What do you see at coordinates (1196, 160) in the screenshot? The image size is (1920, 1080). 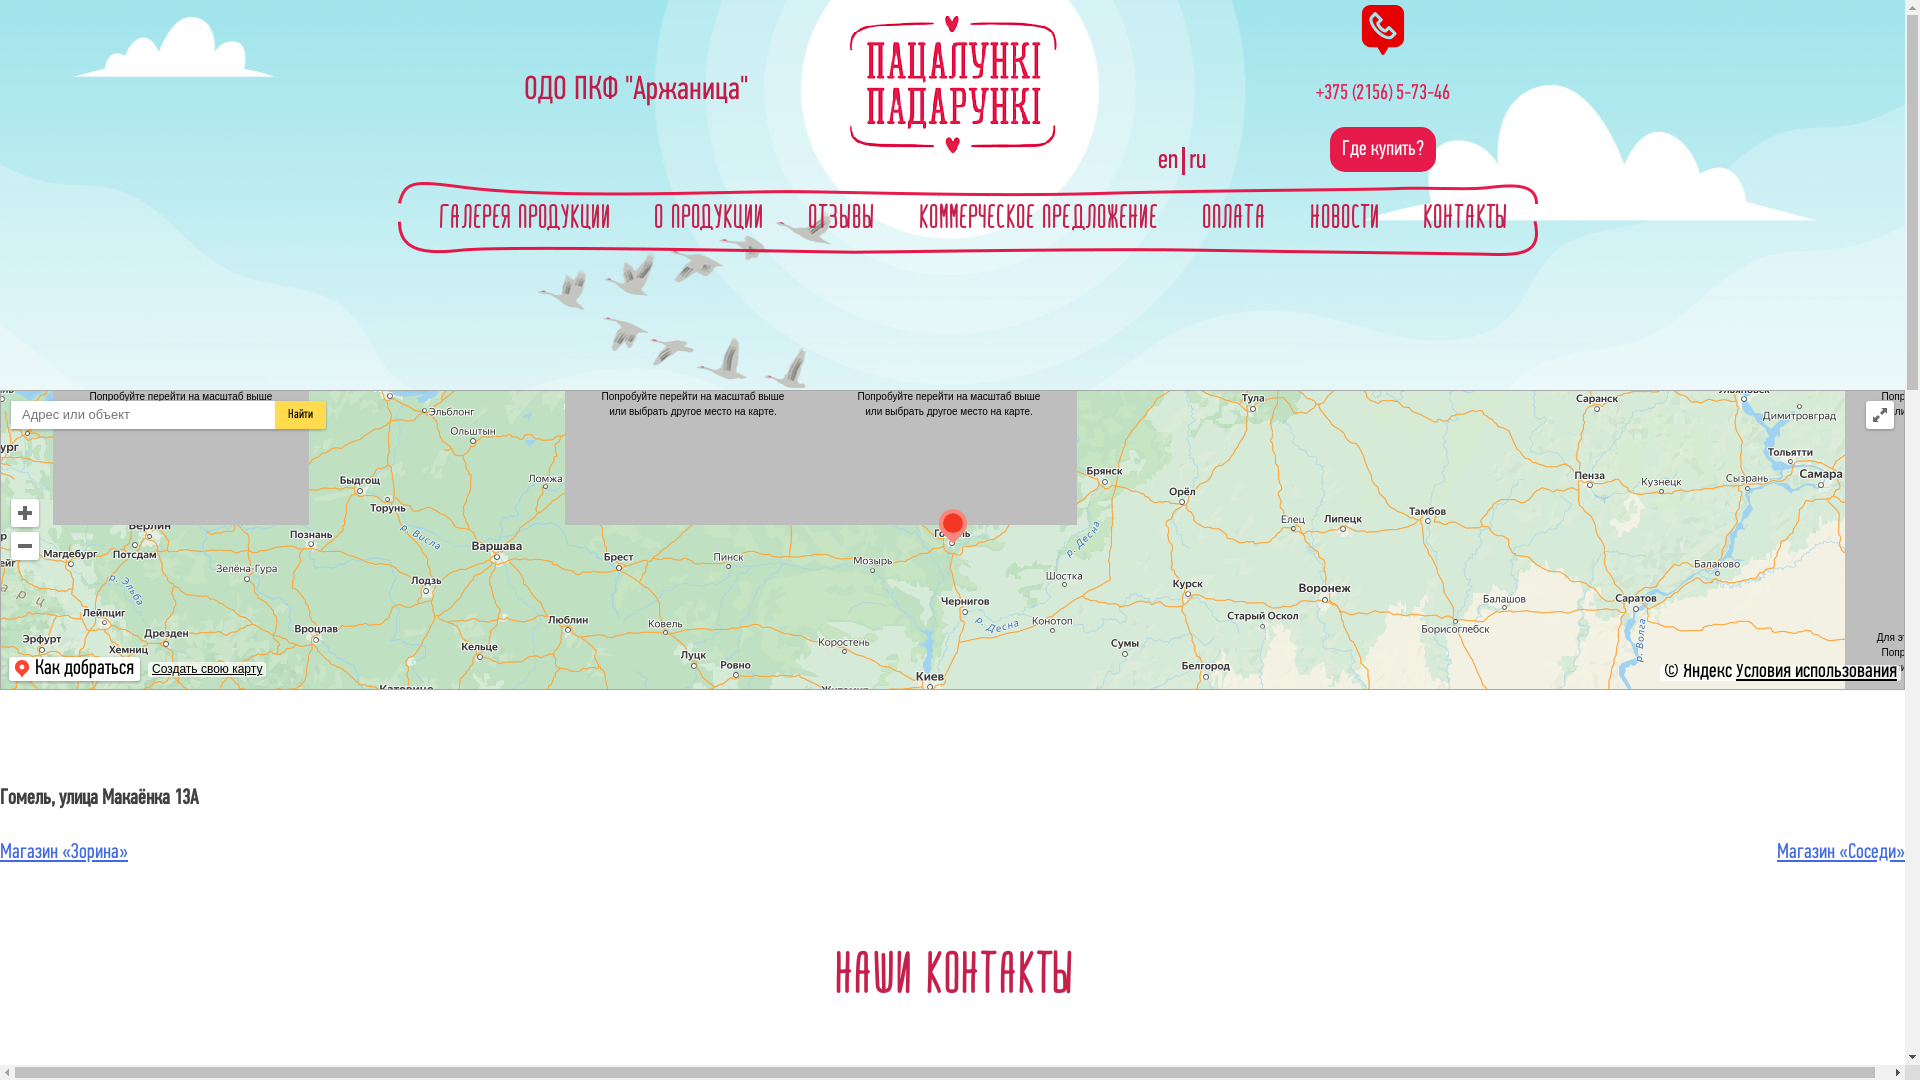 I see `'ru'` at bounding box center [1196, 160].